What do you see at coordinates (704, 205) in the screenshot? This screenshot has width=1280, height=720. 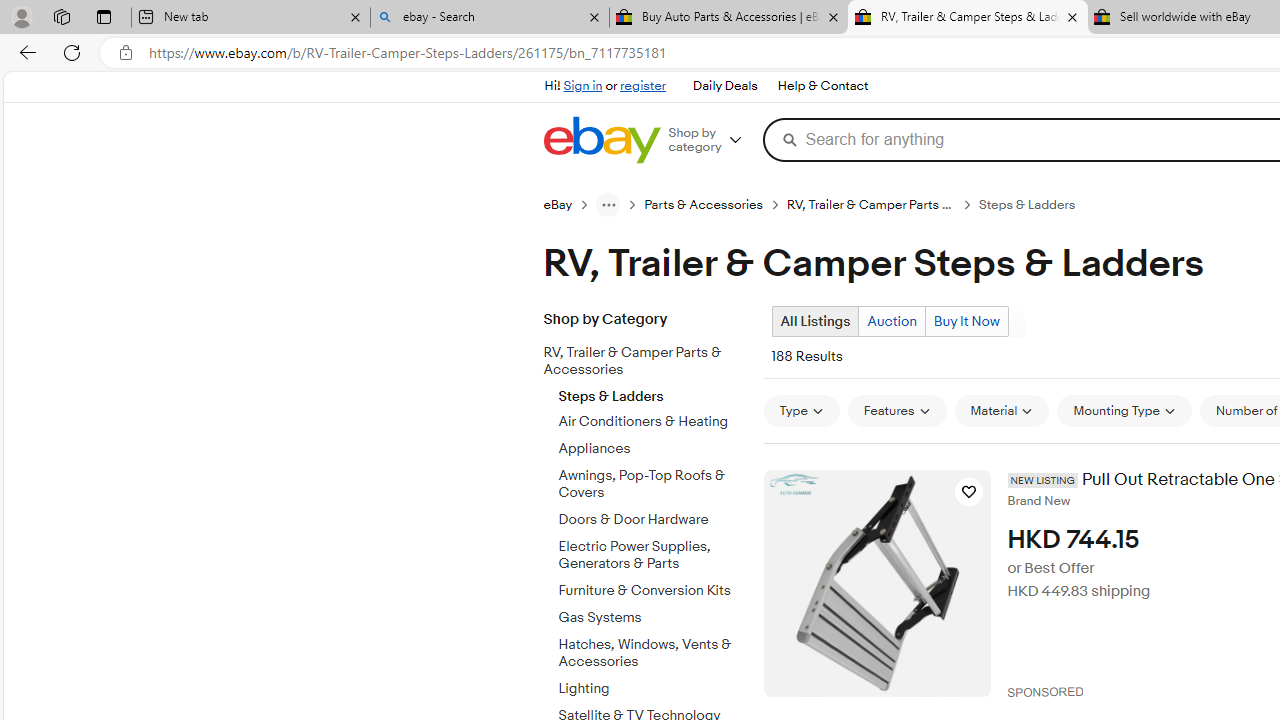 I see `'Parts & Accessories'` at bounding box center [704, 205].